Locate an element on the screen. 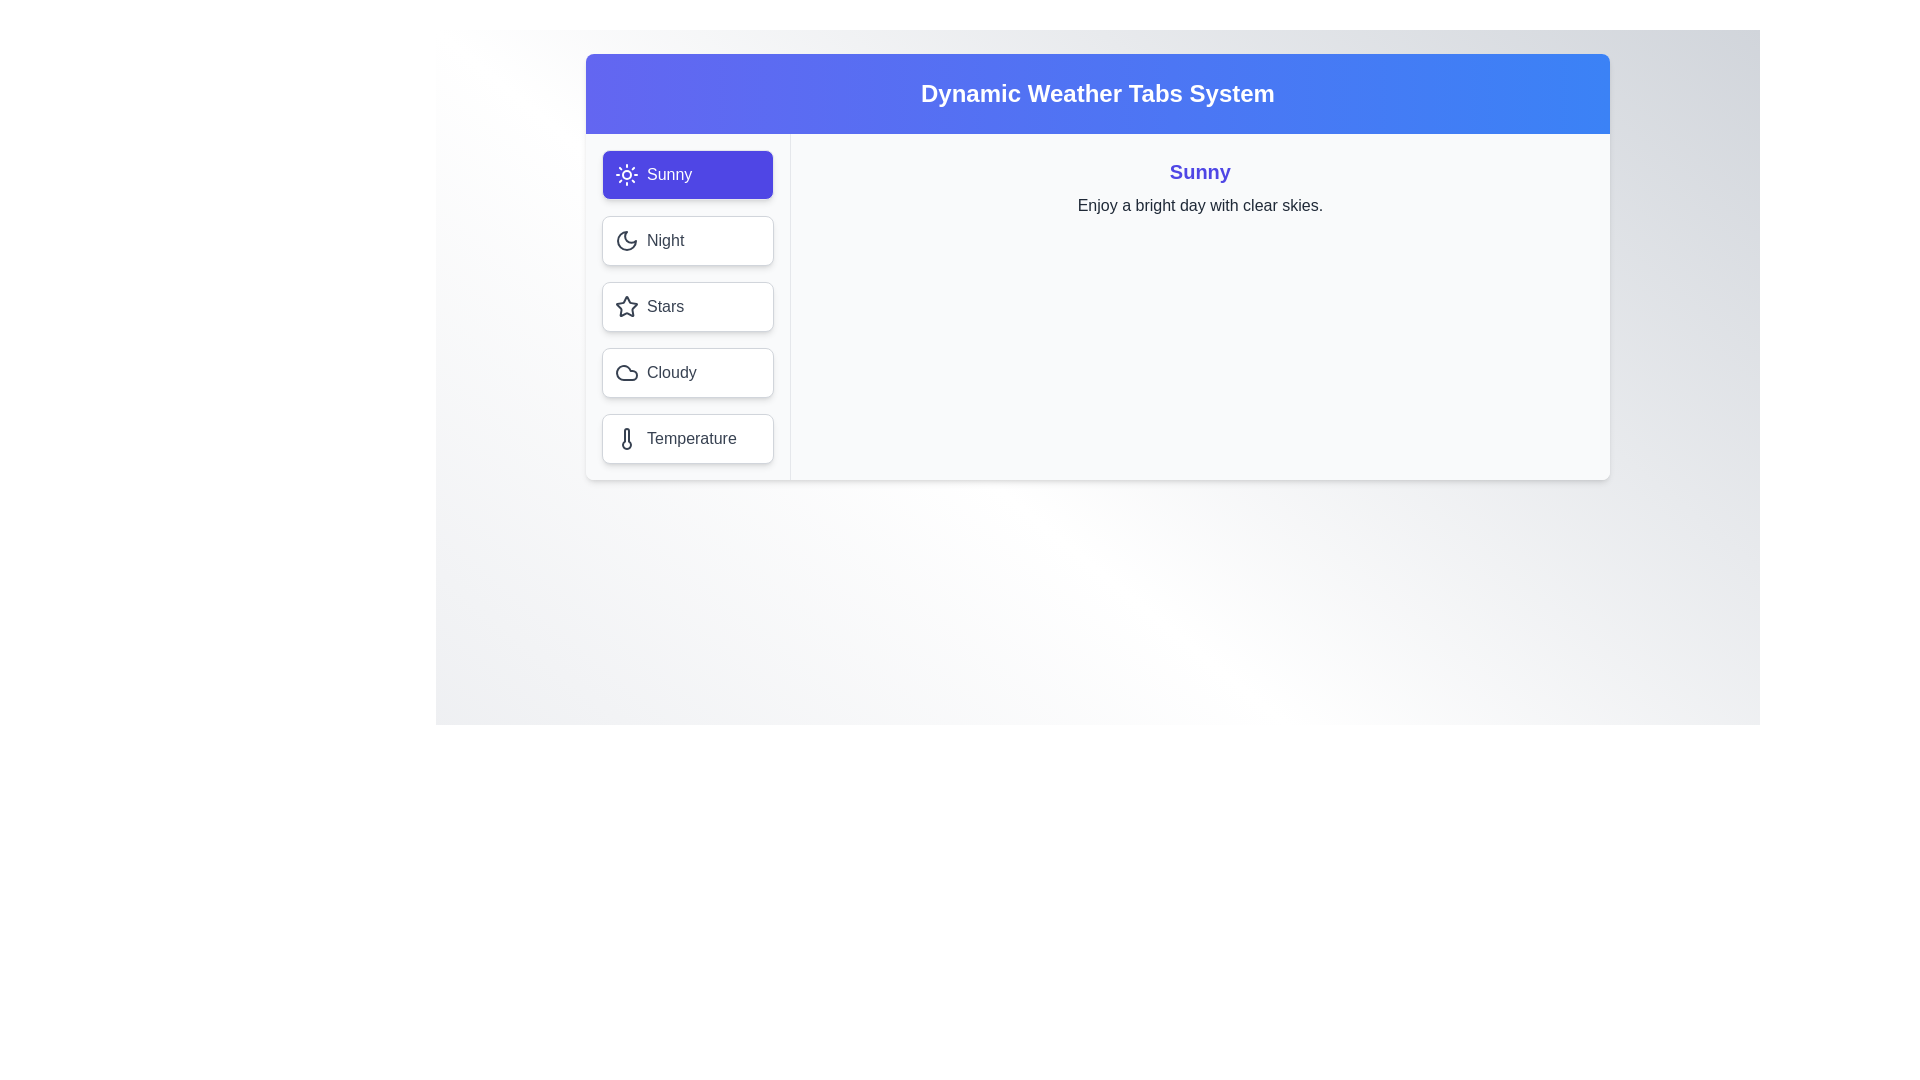 This screenshot has height=1080, width=1920. the Night tab is located at coordinates (687, 239).